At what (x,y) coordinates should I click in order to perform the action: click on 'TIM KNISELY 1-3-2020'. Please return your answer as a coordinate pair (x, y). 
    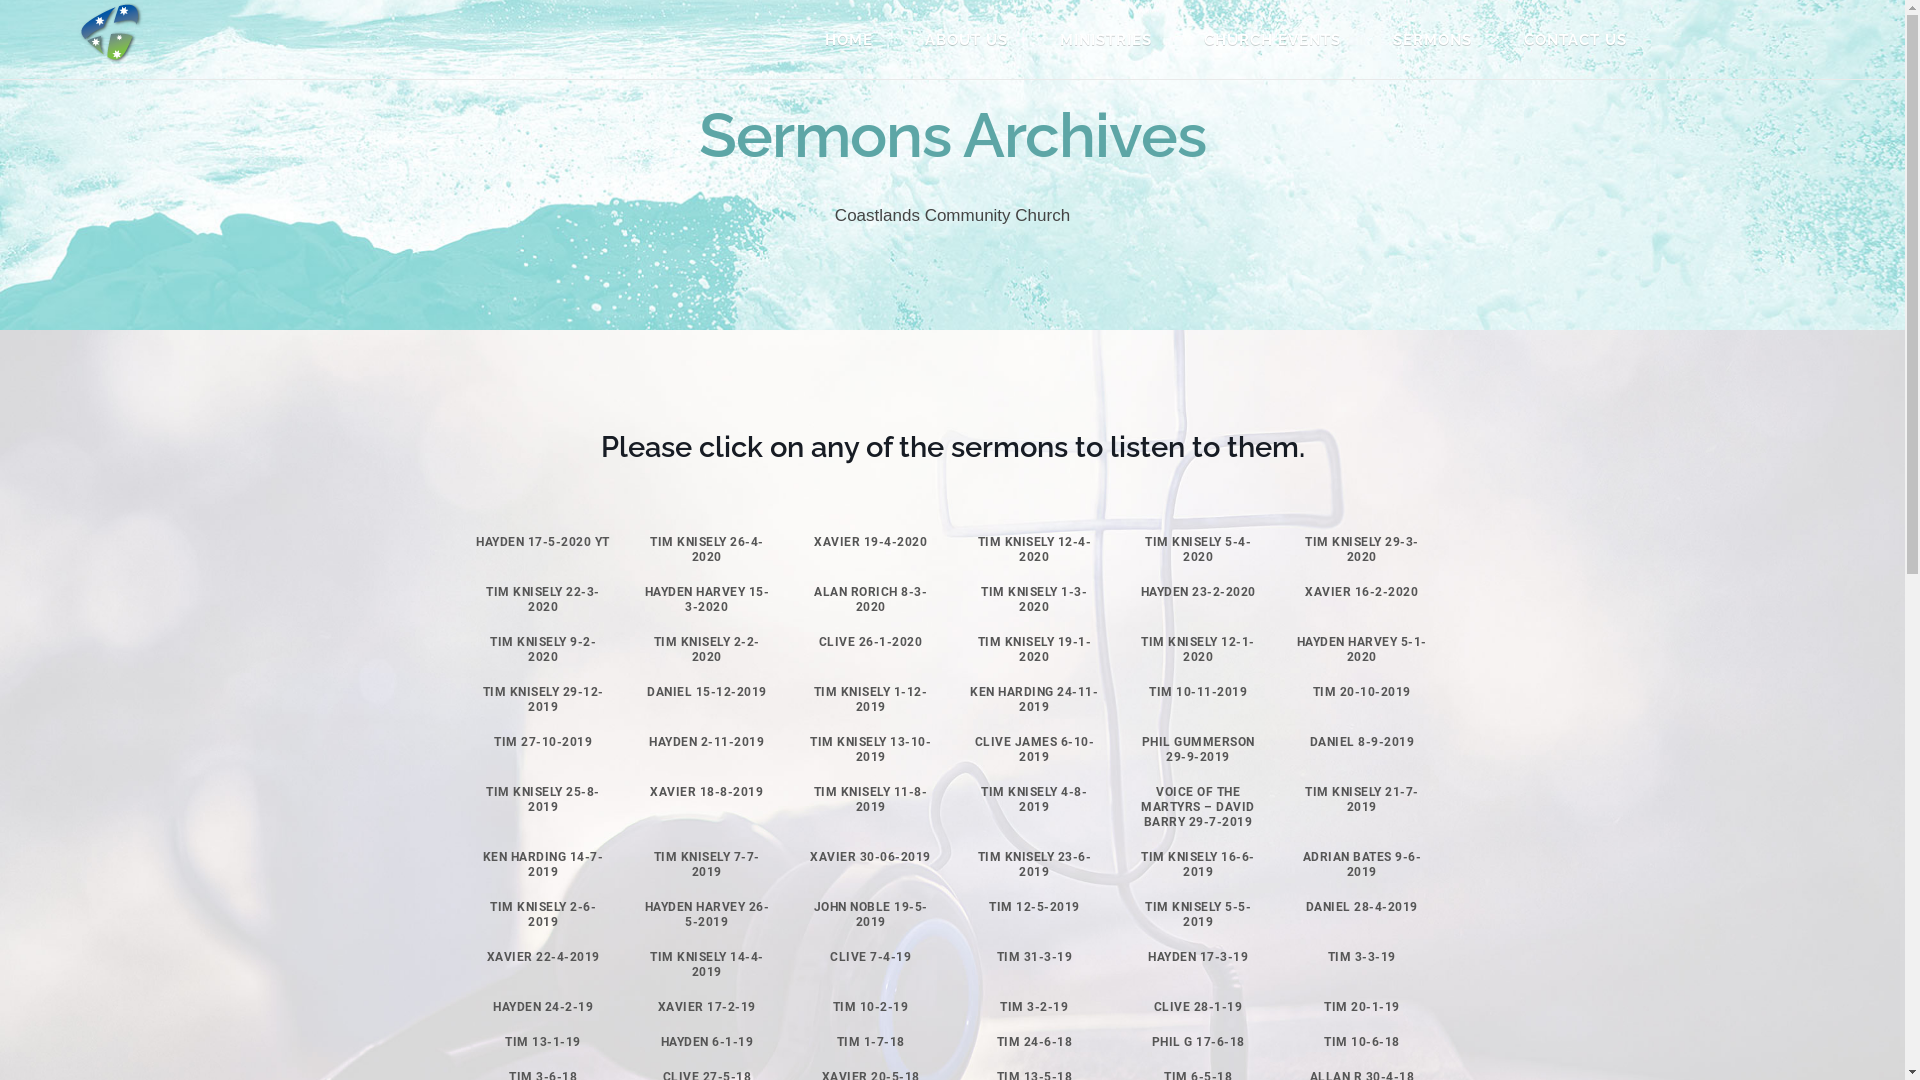
    Looking at the image, I should click on (980, 598).